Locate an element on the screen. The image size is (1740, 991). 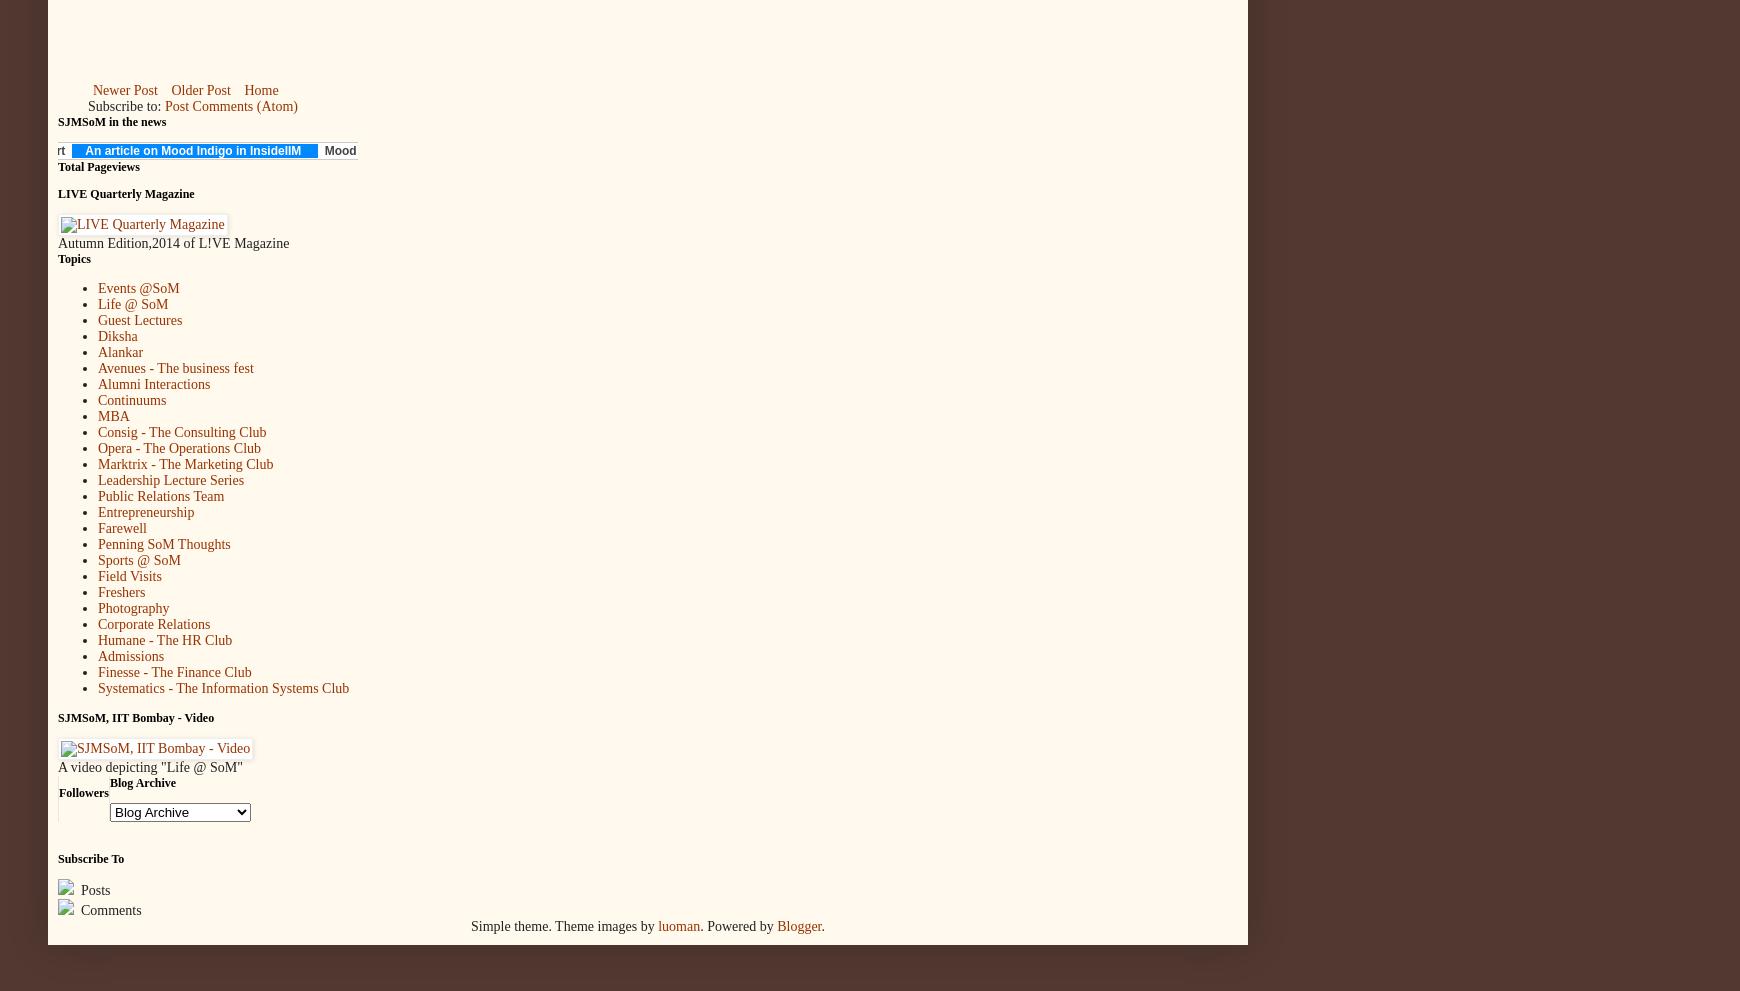
'Photography' is located at coordinates (132, 608).